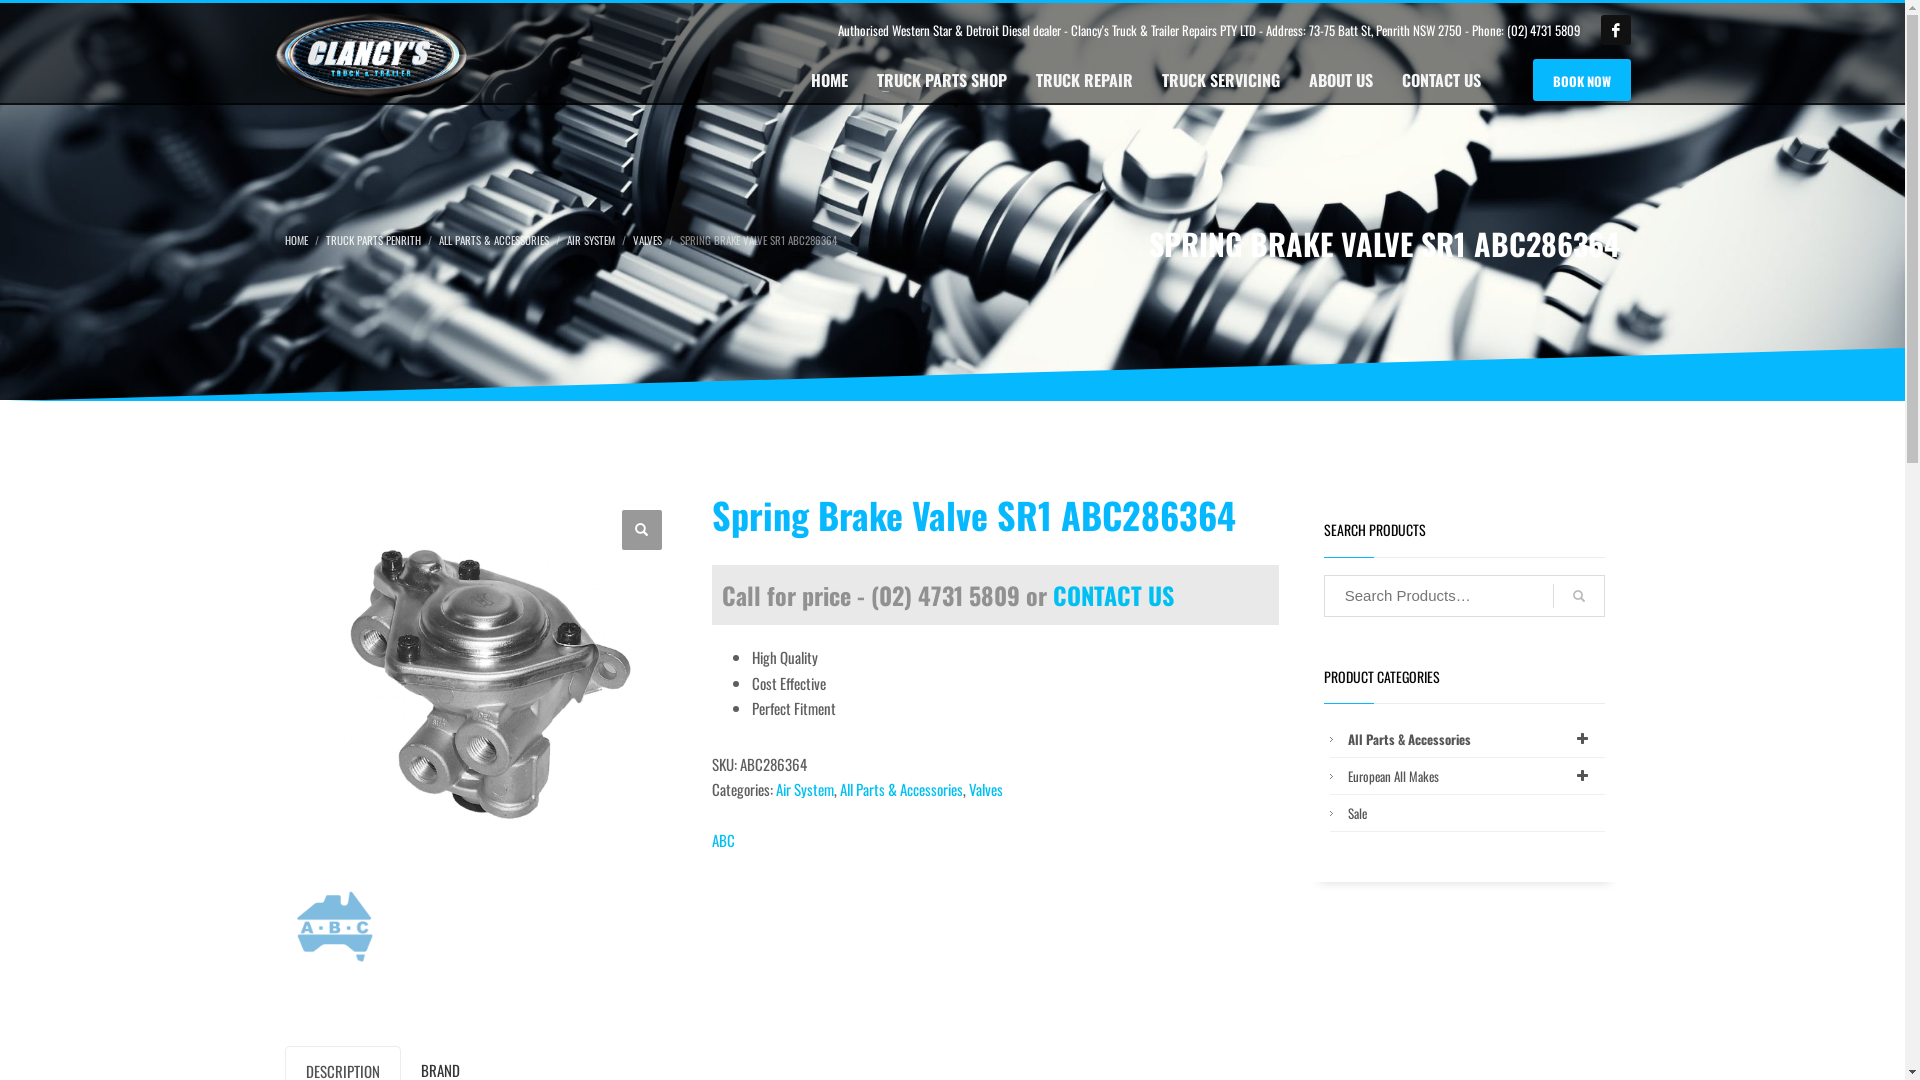 This screenshot has height=1080, width=1920. What do you see at coordinates (940, 79) in the screenshot?
I see `'TRUCK PARTS SHOP'` at bounding box center [940, 79].